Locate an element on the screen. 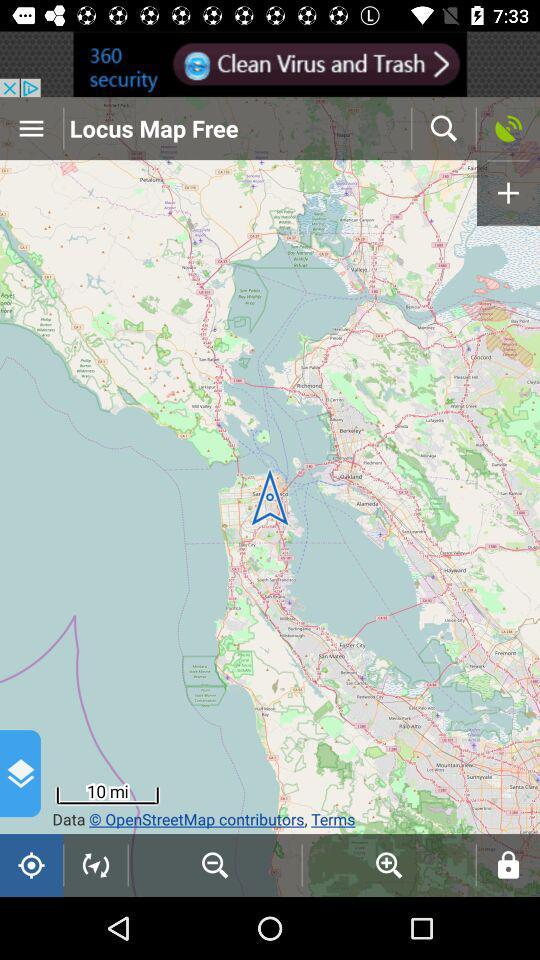 The image size is (540, 960). the lock icon is located at coordinates (508, 864).